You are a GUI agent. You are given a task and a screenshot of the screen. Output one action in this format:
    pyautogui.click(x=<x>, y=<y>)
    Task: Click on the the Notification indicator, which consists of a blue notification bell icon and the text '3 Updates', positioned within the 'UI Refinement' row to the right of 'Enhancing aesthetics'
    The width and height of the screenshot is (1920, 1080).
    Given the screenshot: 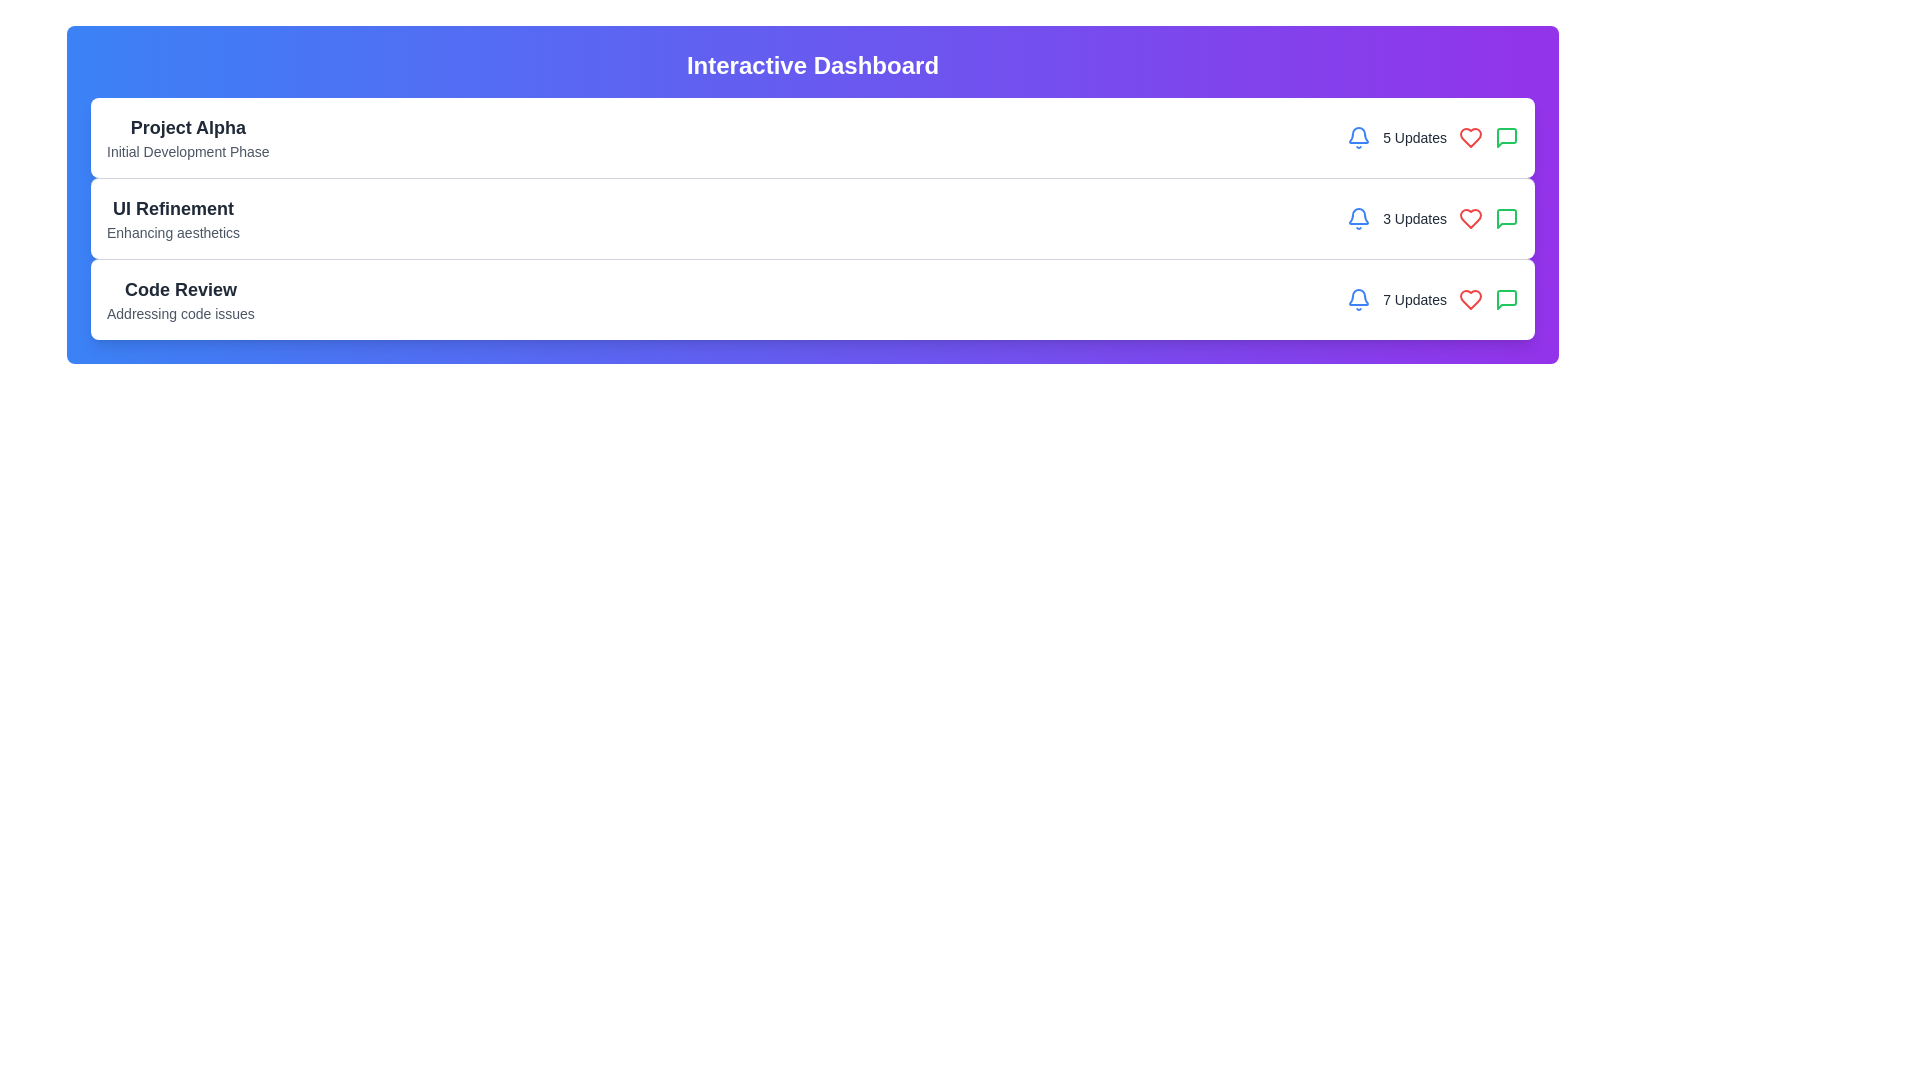 What is the action you would take?
    pyautogui.click(x=1432, y=219)
    